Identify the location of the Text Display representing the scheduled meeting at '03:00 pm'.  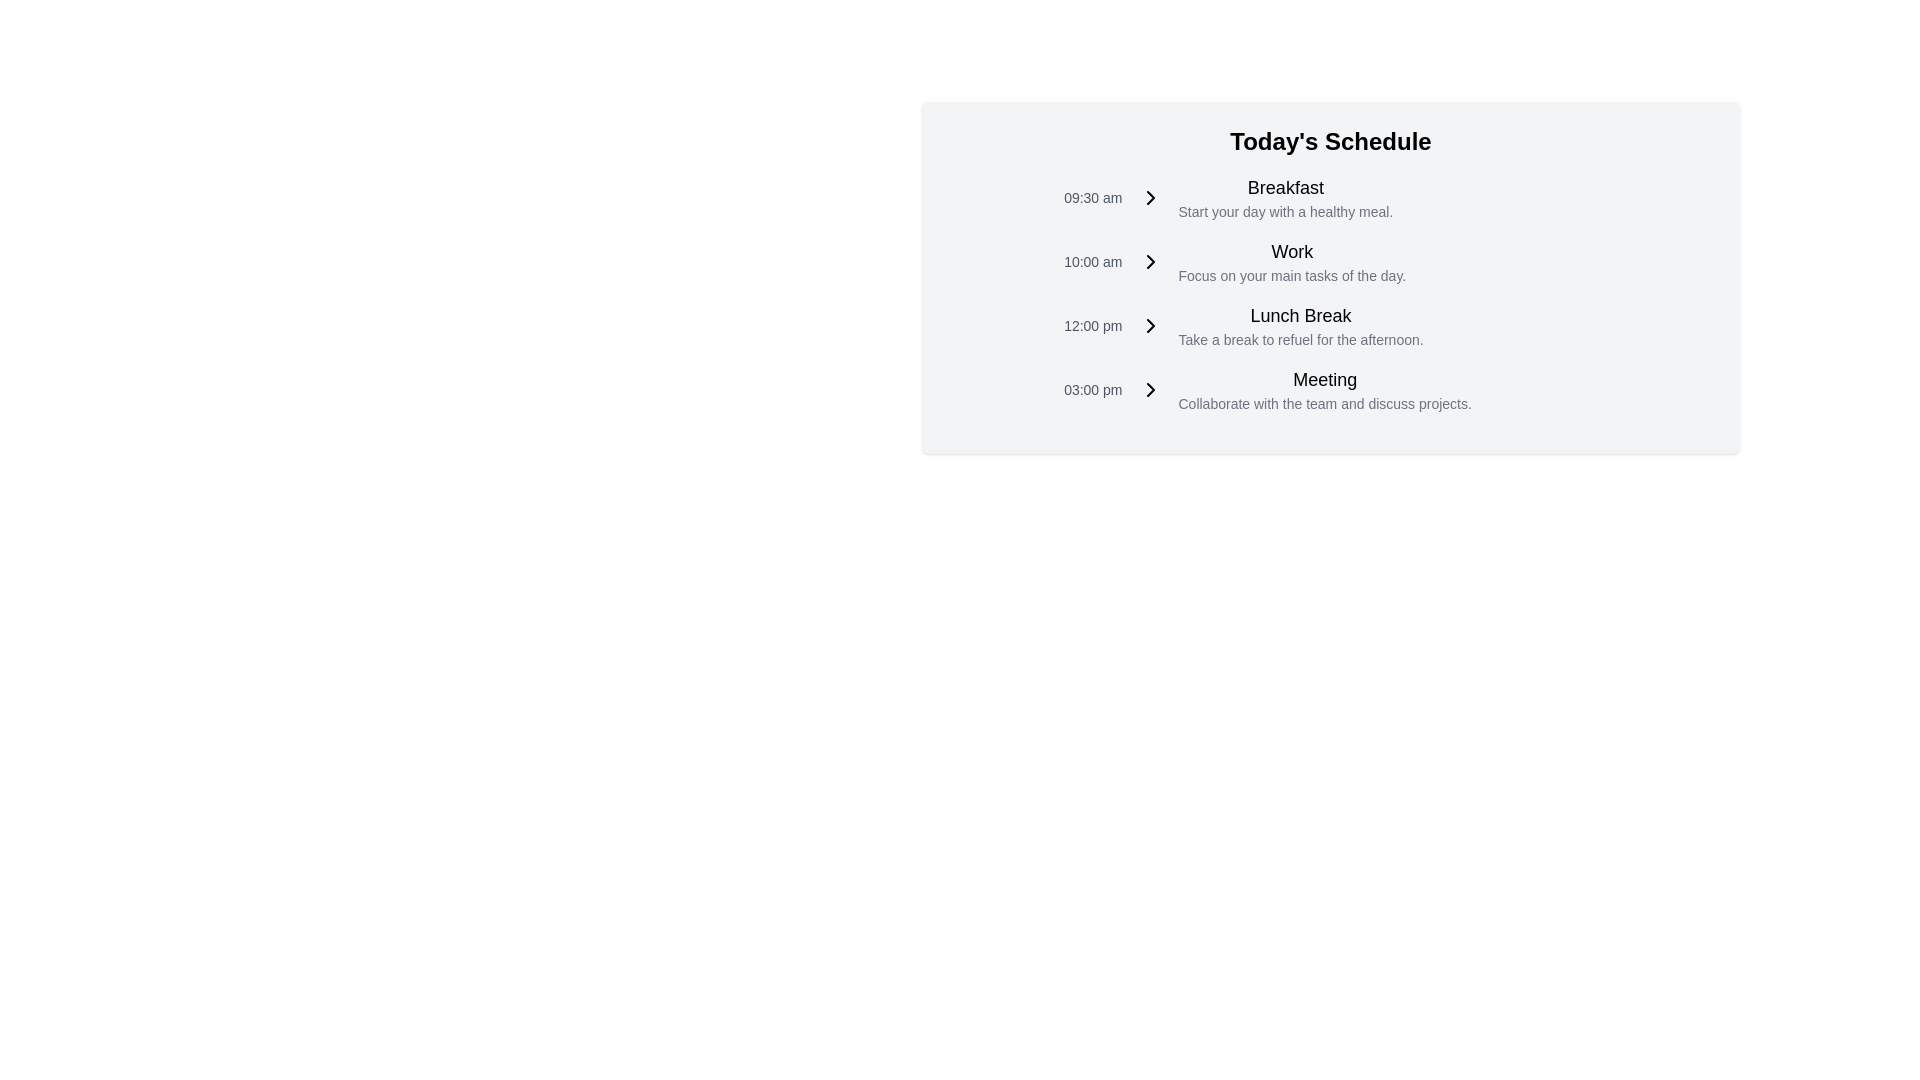
(1317, 389).